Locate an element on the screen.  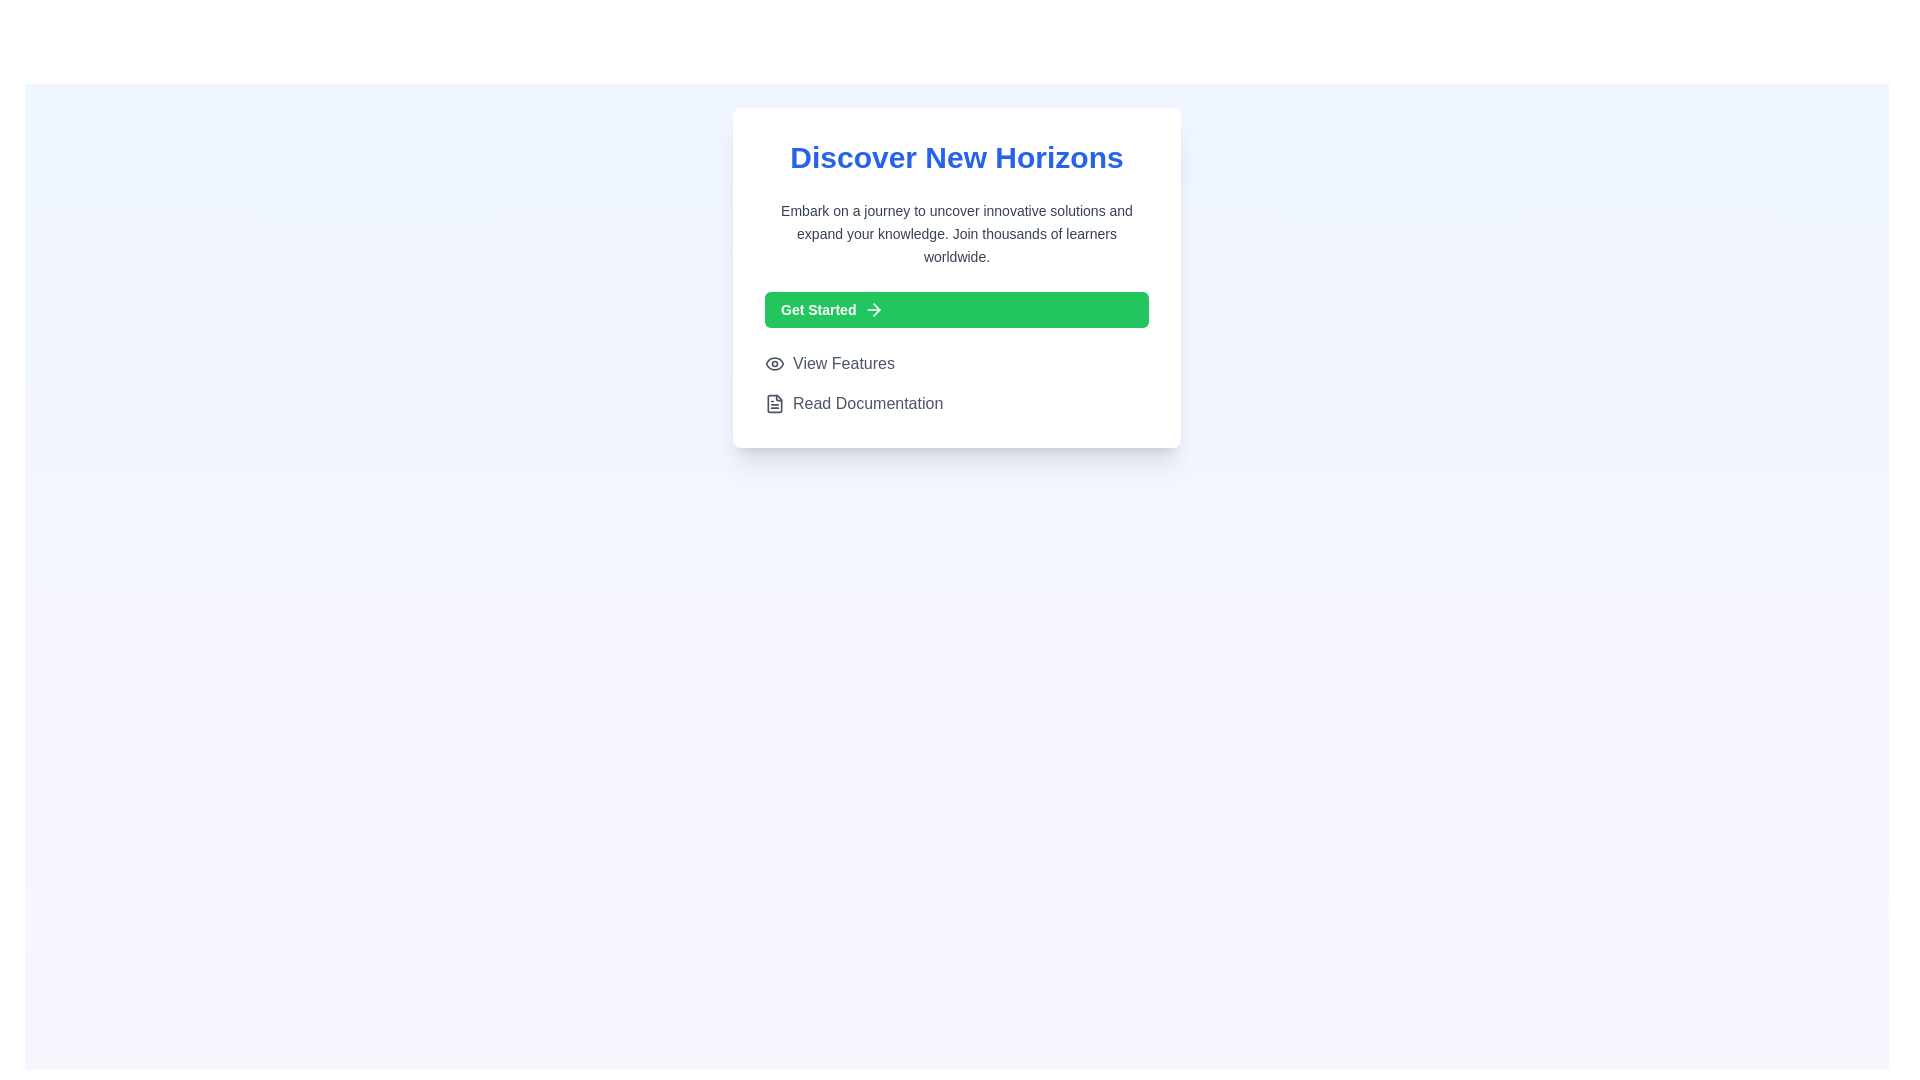
the call-to-action button located below the 'Discover New Horizons' title and above the 'View Features' and 'Read Documentation' elements to initiate an action is located at coordinates (955, 309).